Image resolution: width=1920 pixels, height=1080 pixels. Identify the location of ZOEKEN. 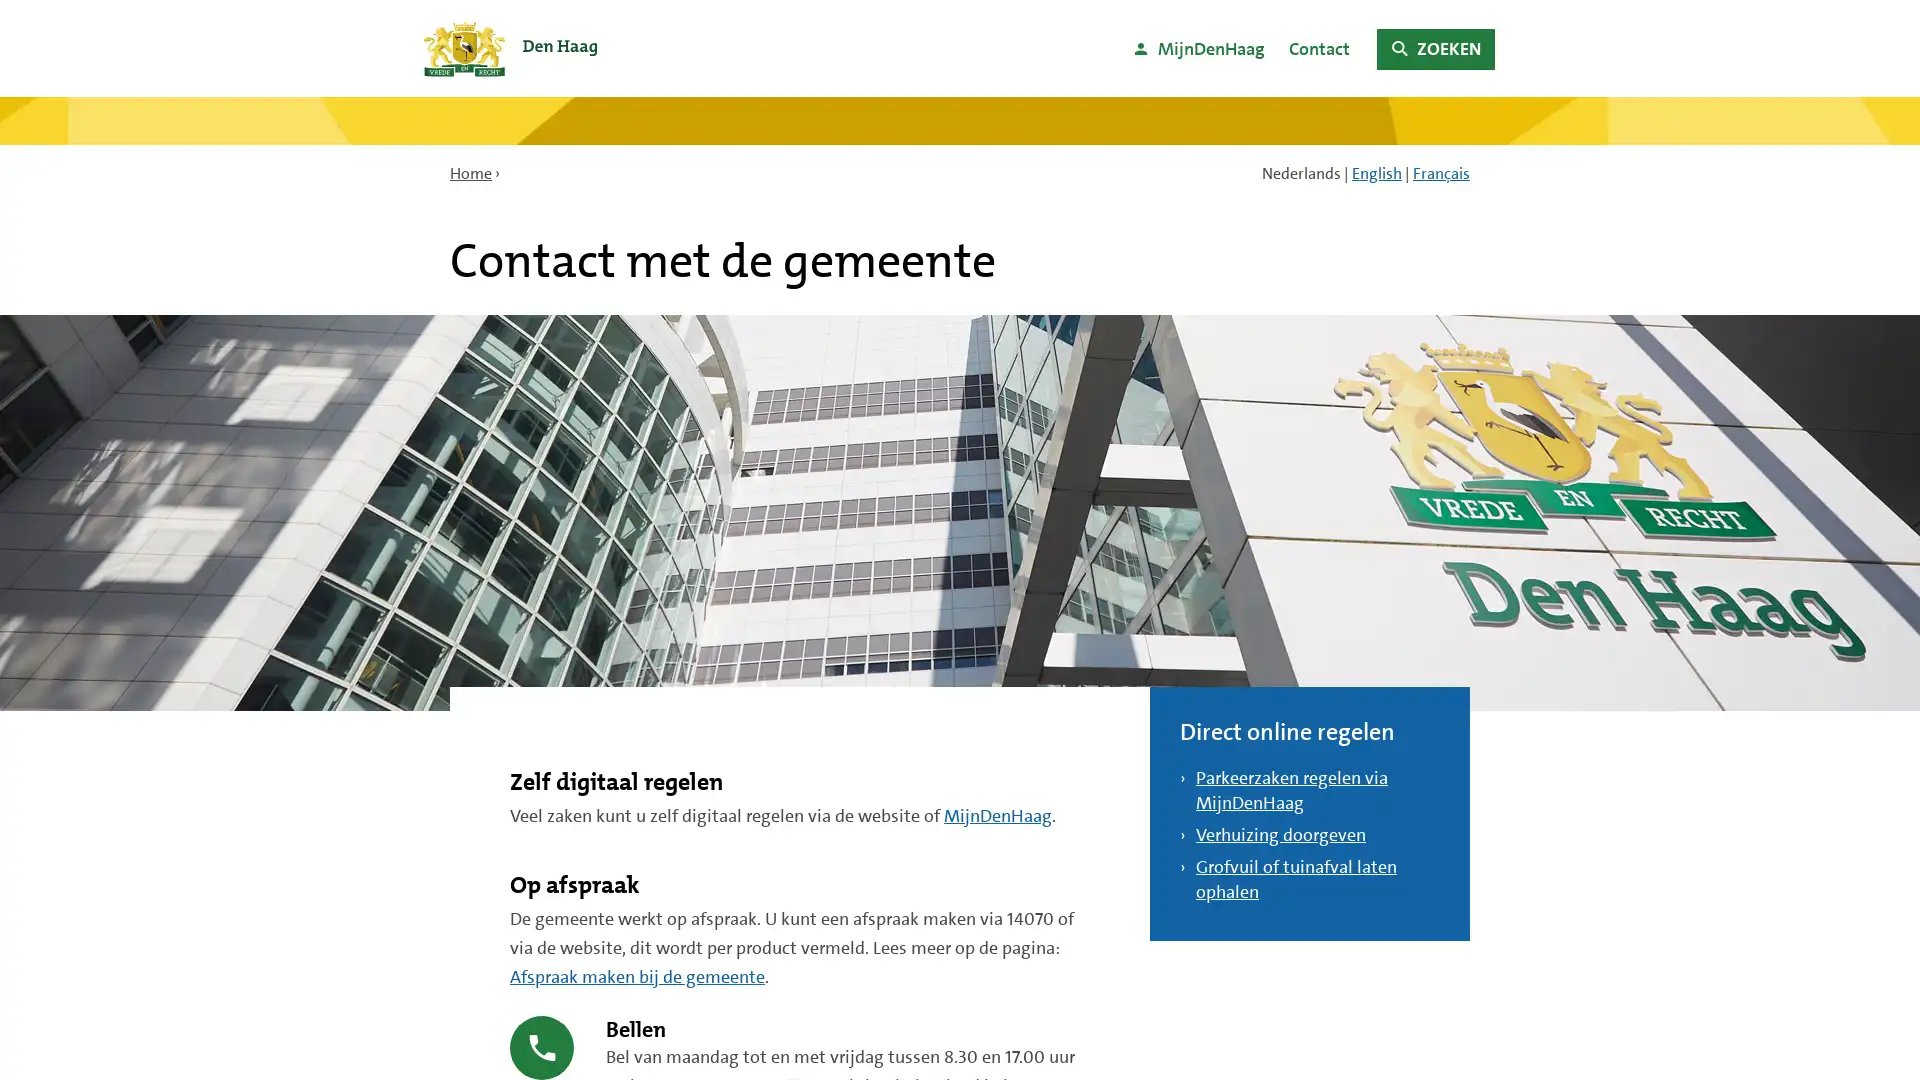
(1434, 48).